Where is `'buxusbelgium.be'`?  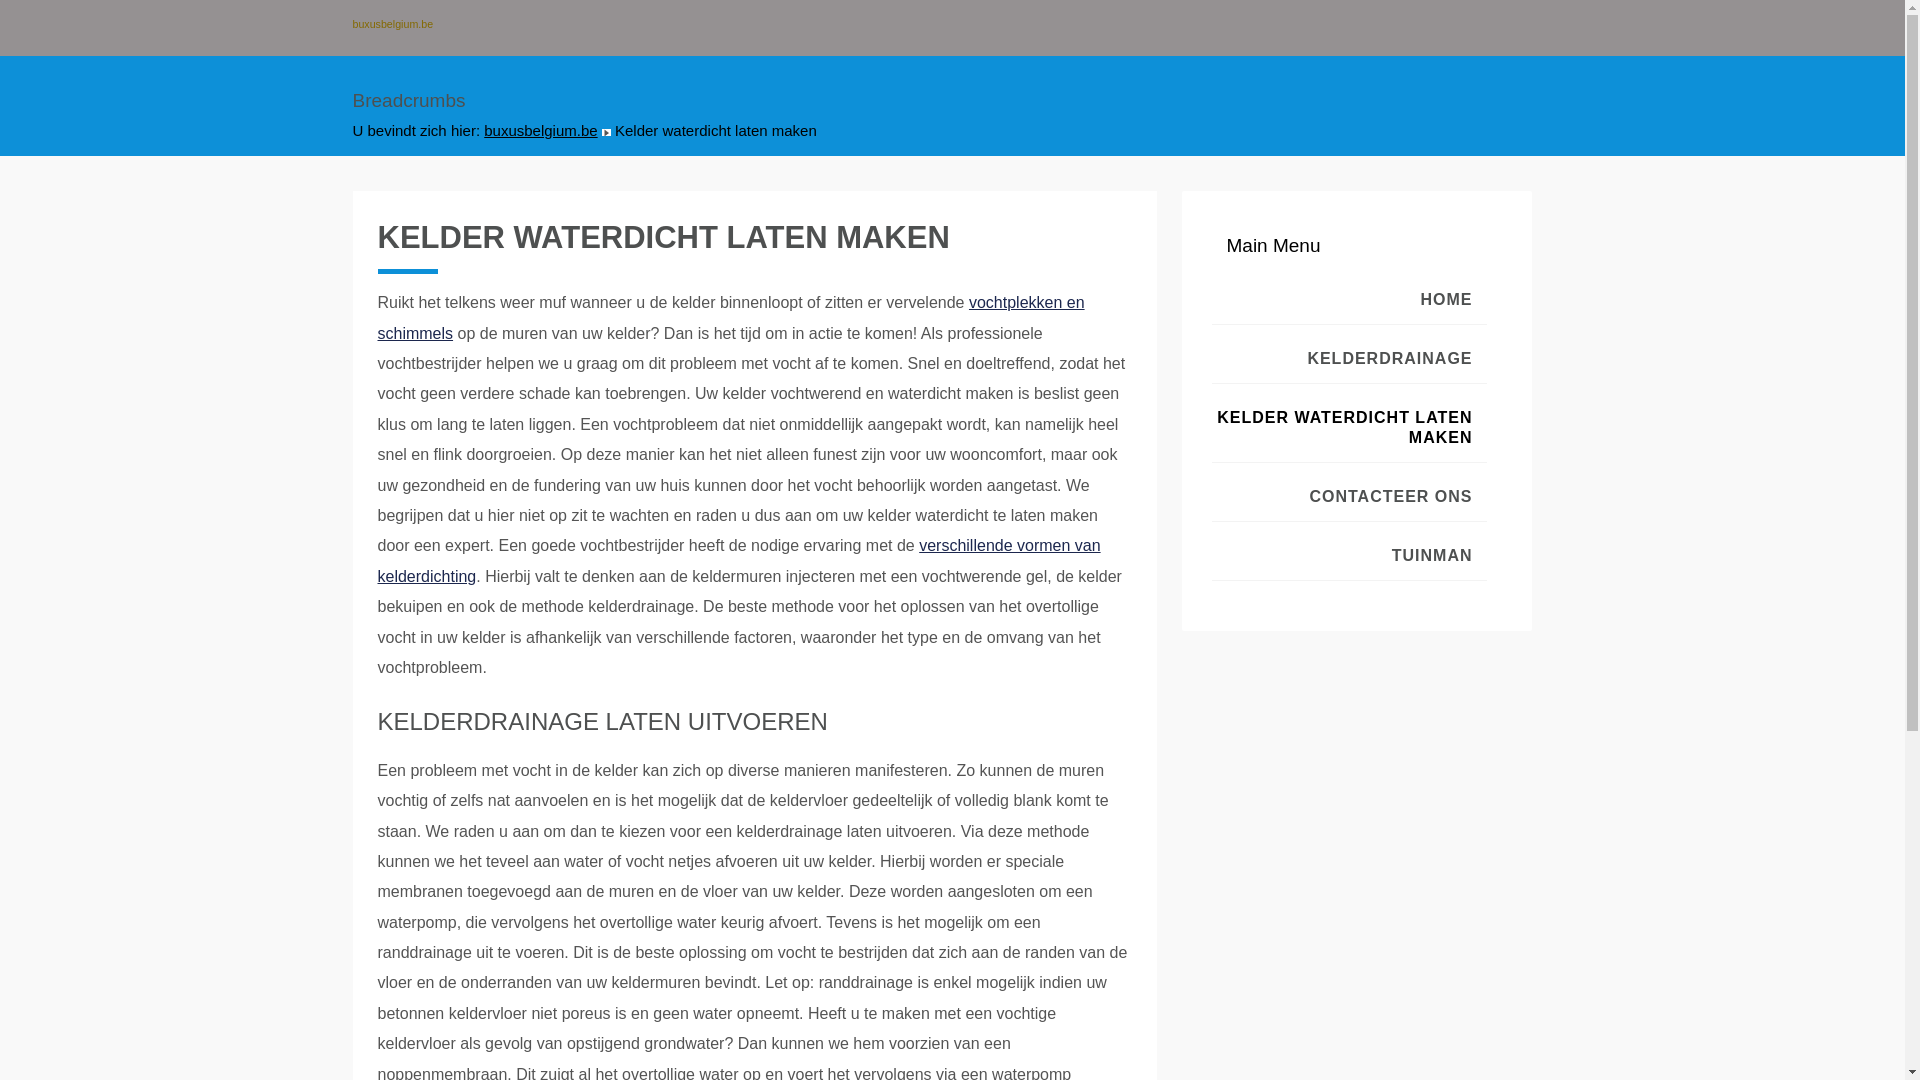 'buxusbelgium.be' is located at coordinates (403, 24).